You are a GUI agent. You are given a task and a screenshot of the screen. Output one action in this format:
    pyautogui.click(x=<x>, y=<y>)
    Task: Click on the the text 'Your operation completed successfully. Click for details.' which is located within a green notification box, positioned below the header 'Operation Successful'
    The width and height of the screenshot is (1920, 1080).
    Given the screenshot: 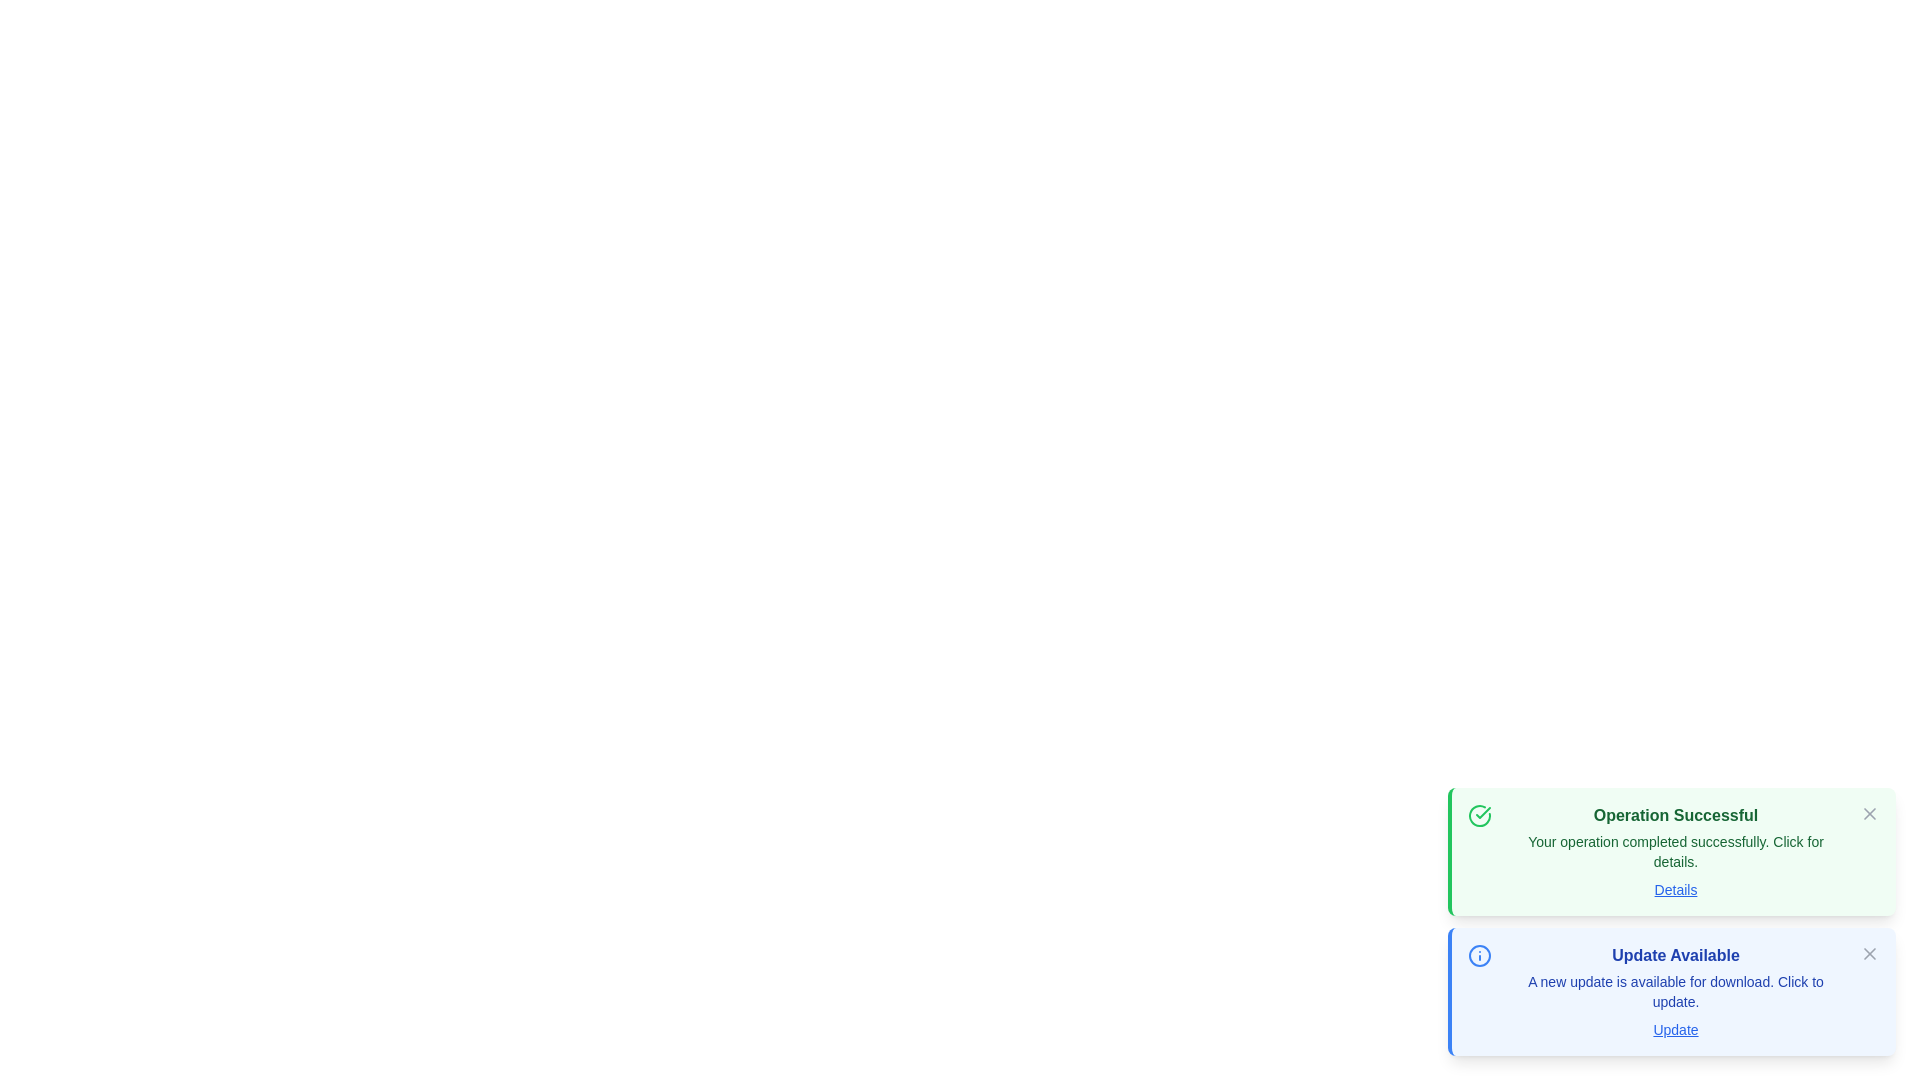 What is the action you would take?
    pyautogui.click(x=1675, y=852)
    